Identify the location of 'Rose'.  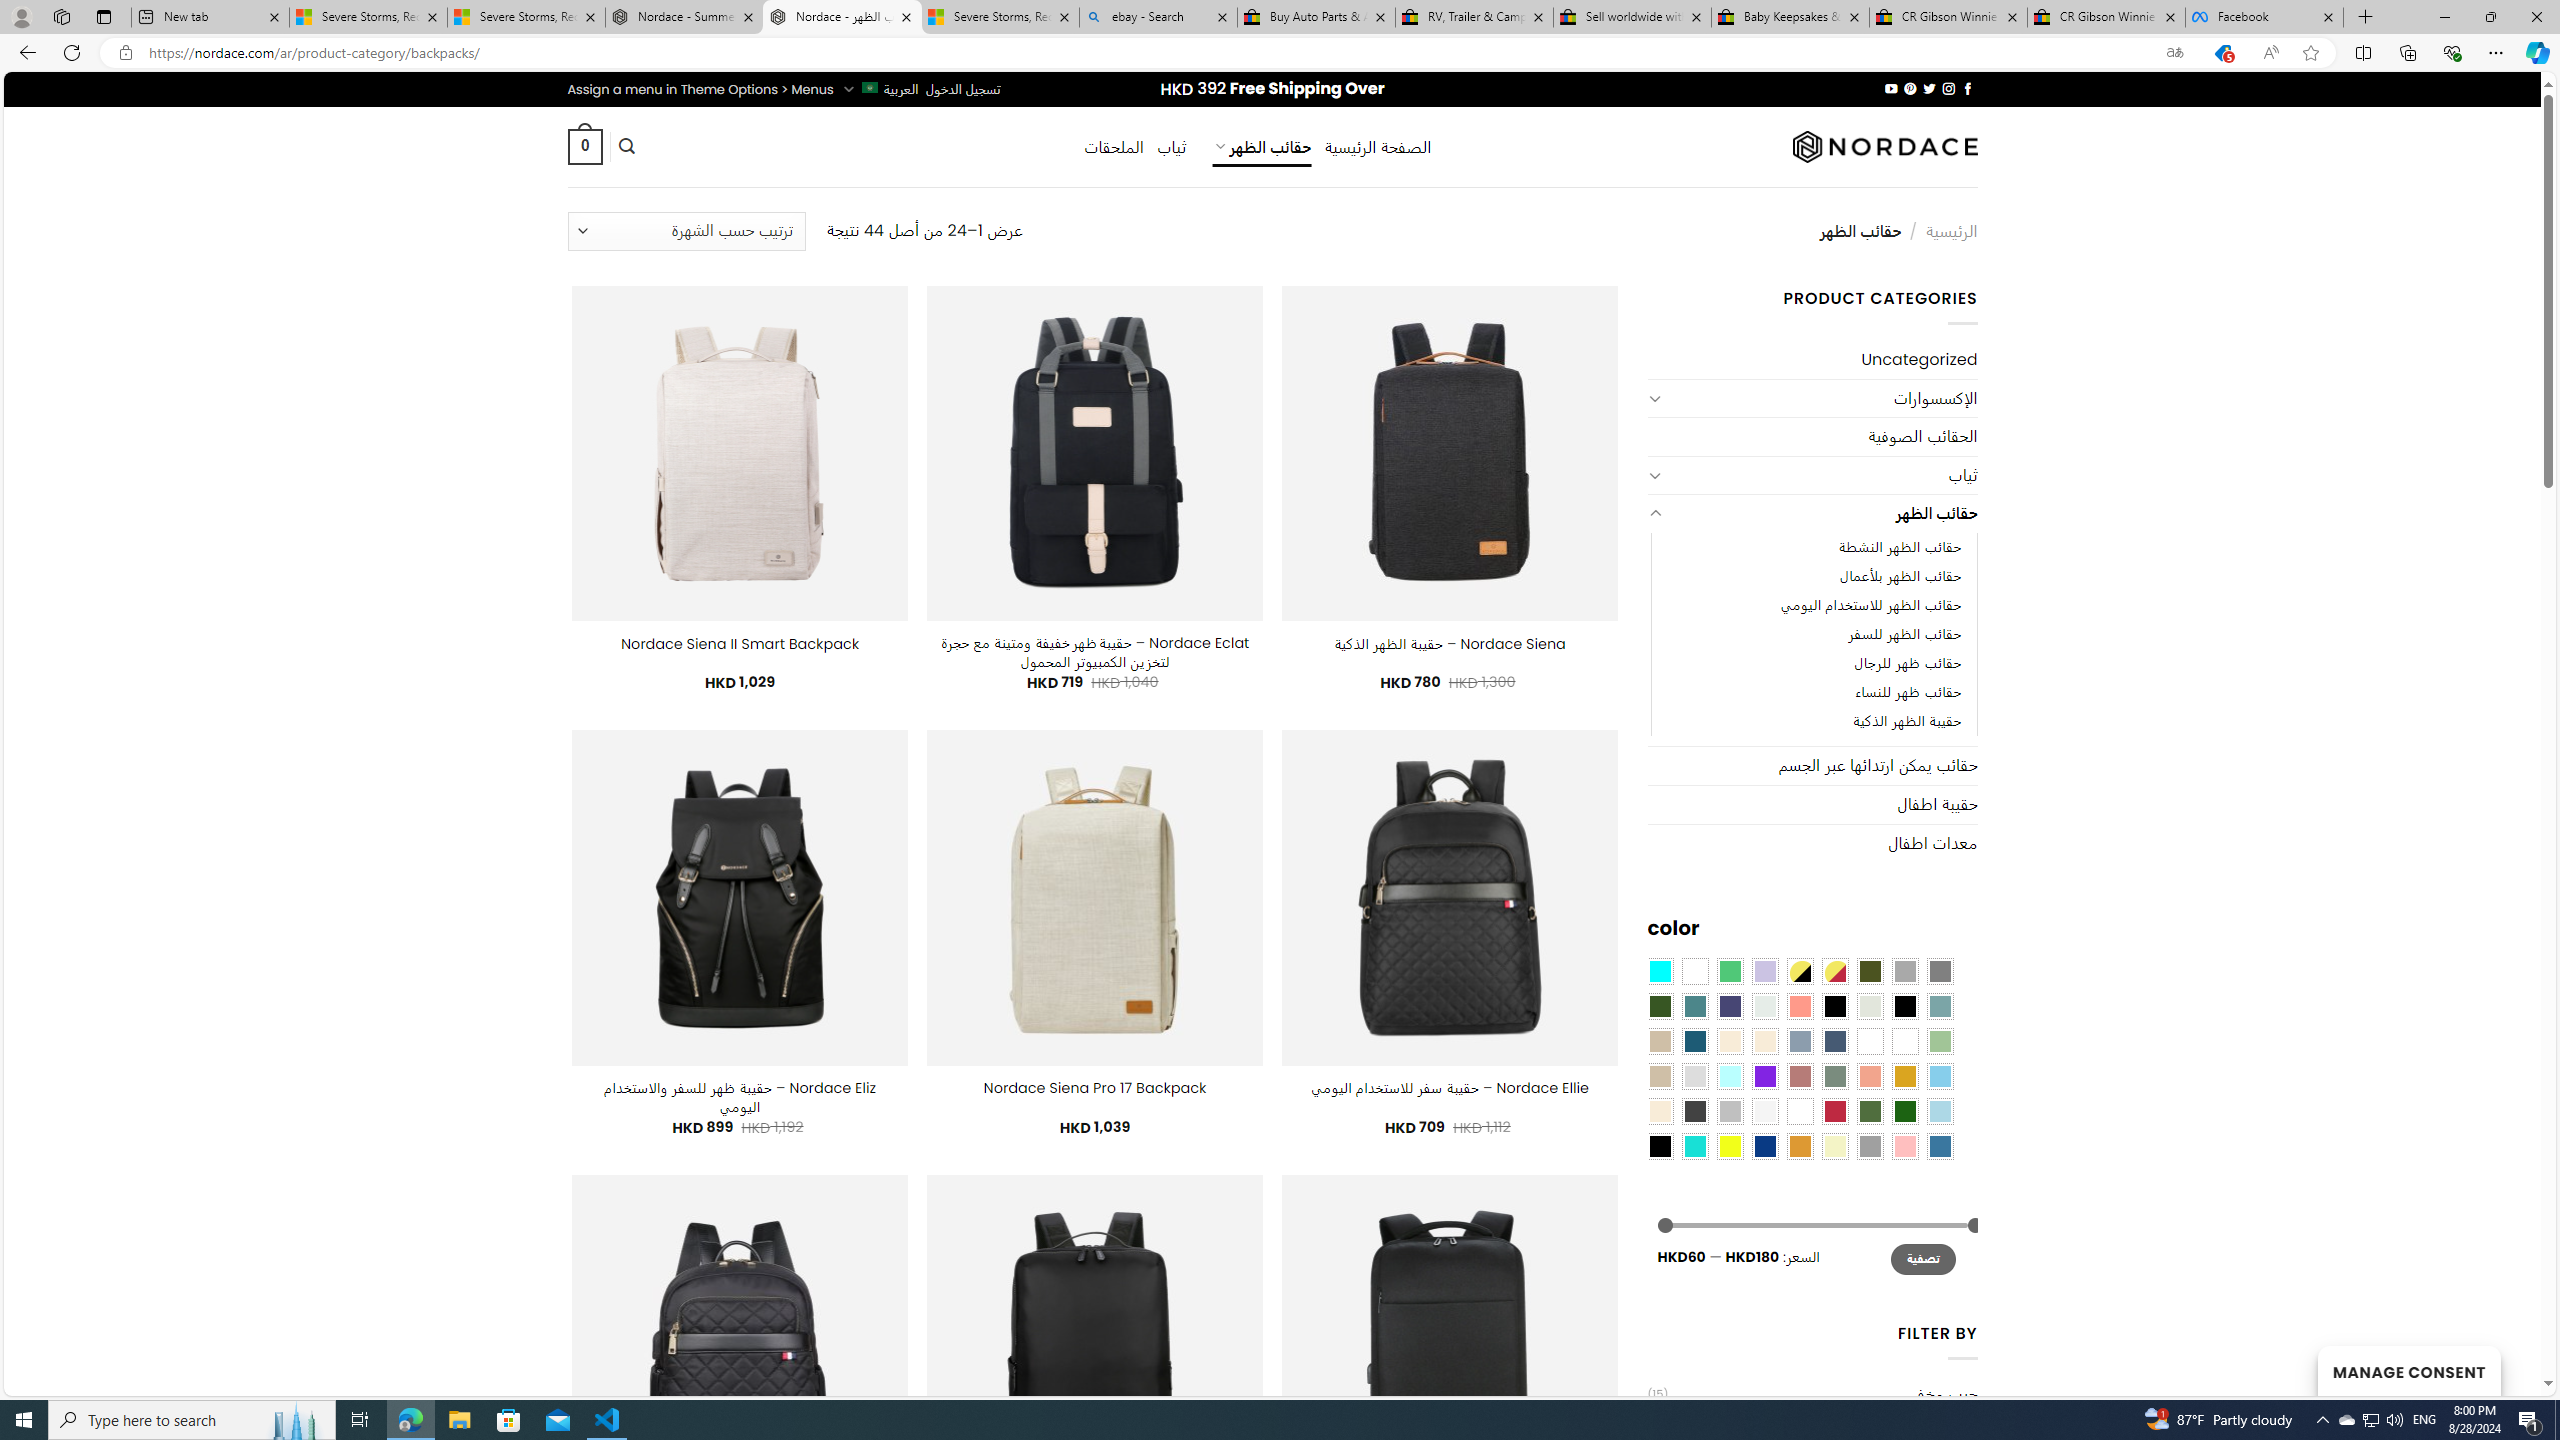
(1798, 1075).